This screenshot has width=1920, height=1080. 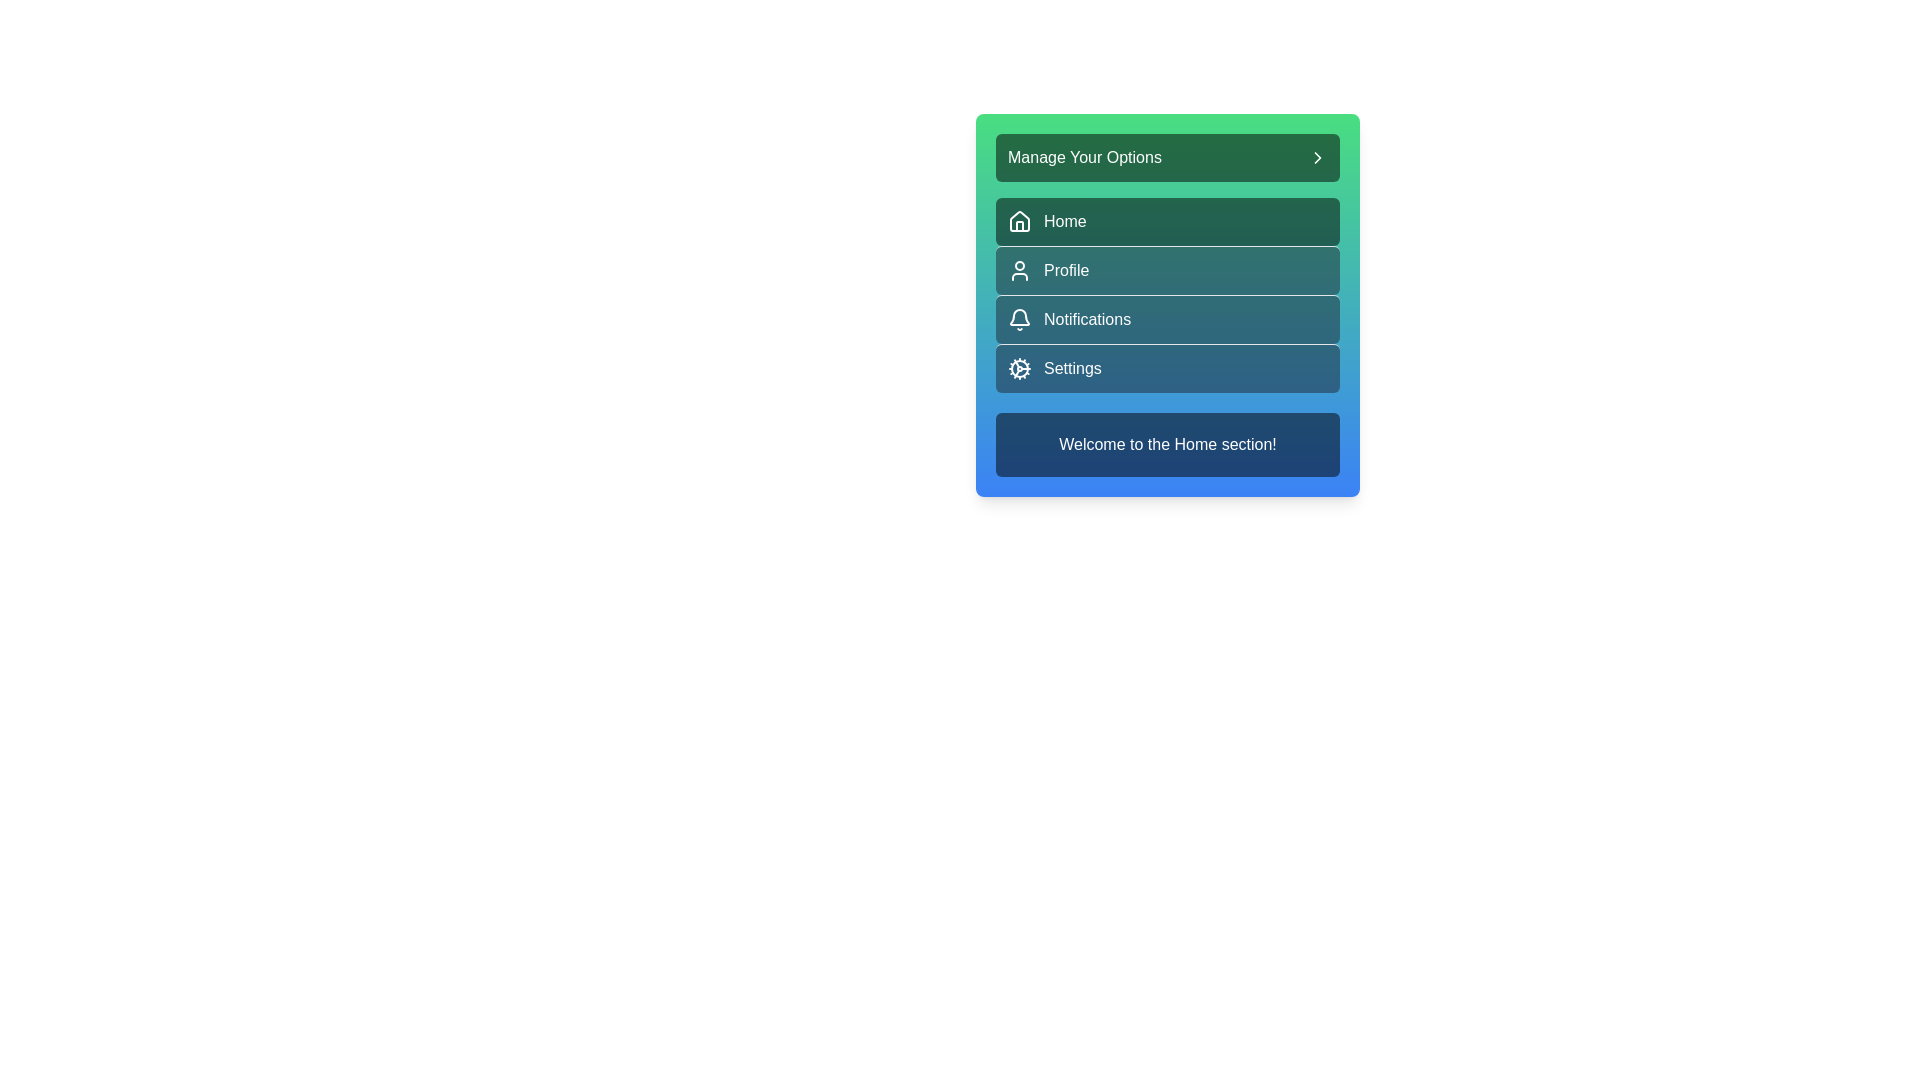 What do you see at coordinates (1167, 318) in the screenshot?
I see `the notifications button, which is the third button in a vertical list located between the Profile and Settings buttons` at bounding box center [1167, 318].